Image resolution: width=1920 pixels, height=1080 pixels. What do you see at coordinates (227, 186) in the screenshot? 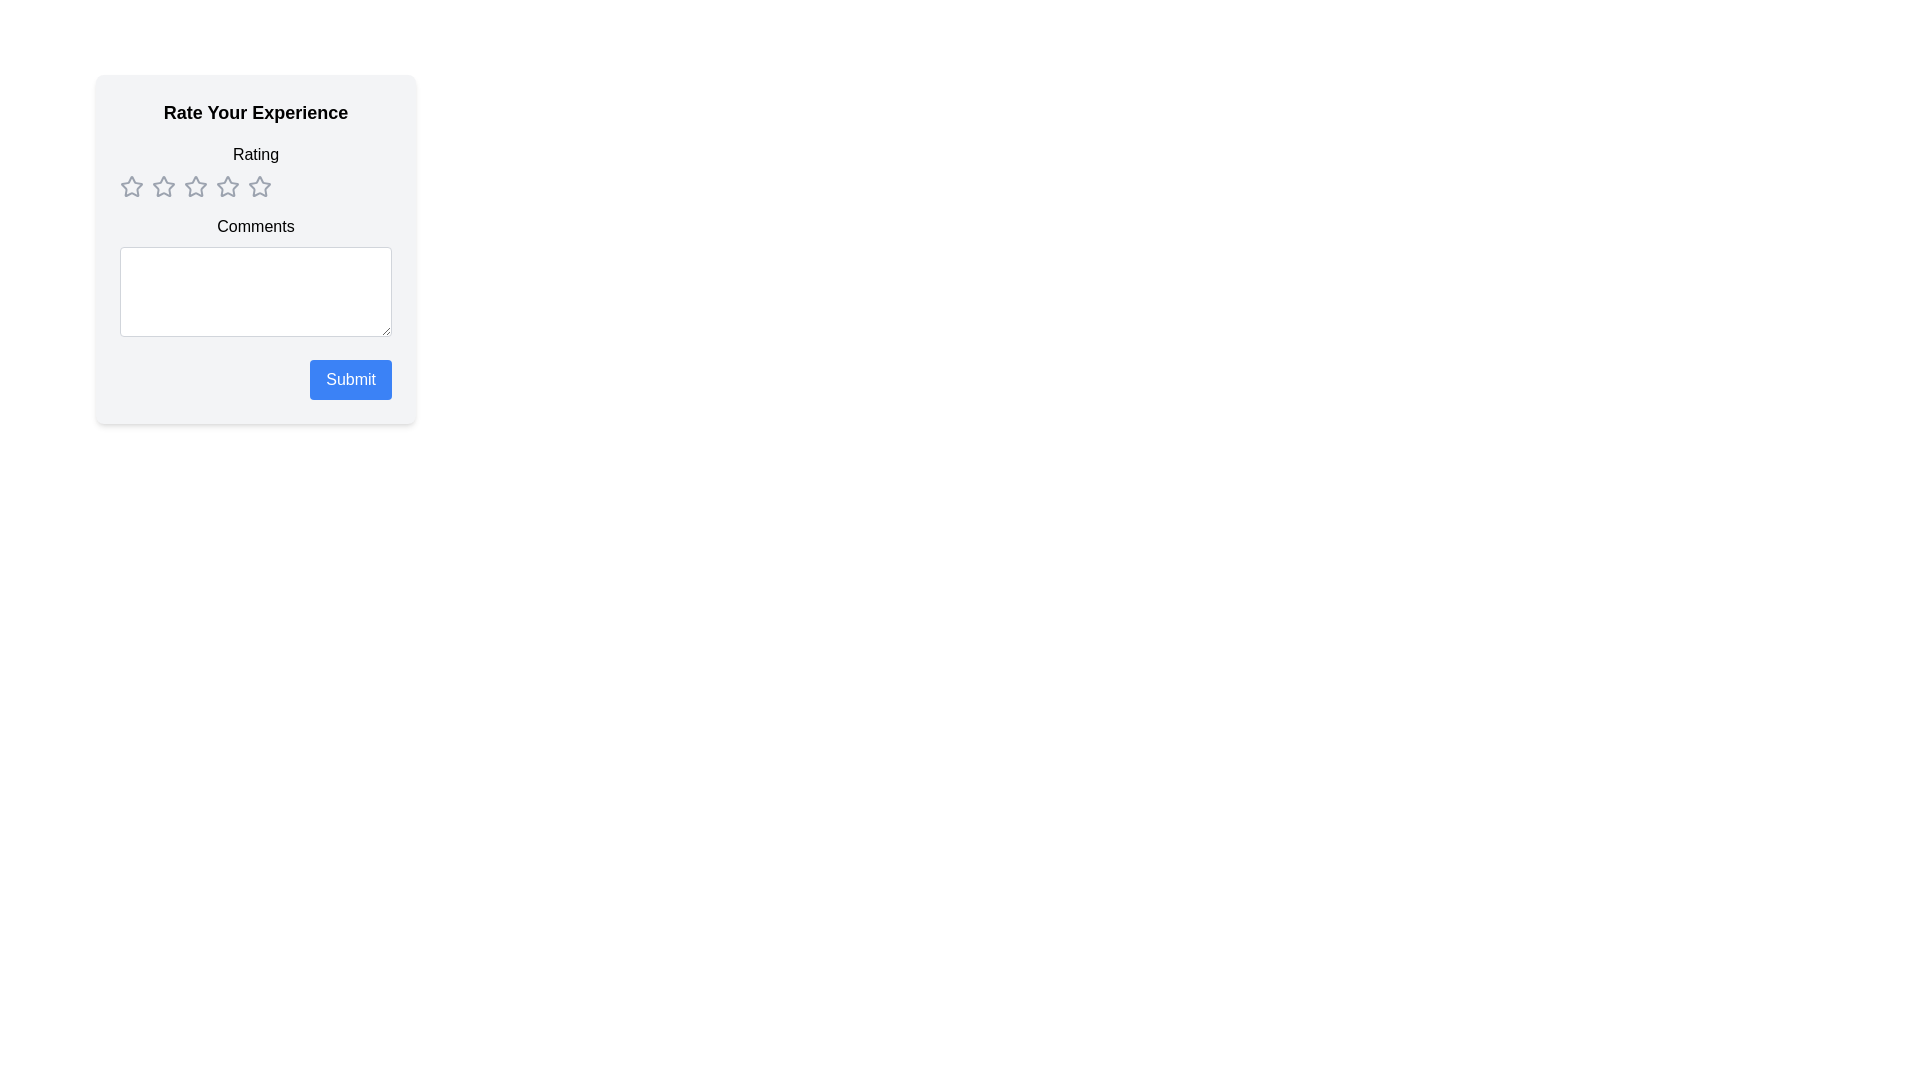
I see `the third star icon, which is a hollow five-pointed star in grayscale` at bounding box center [227, 186].